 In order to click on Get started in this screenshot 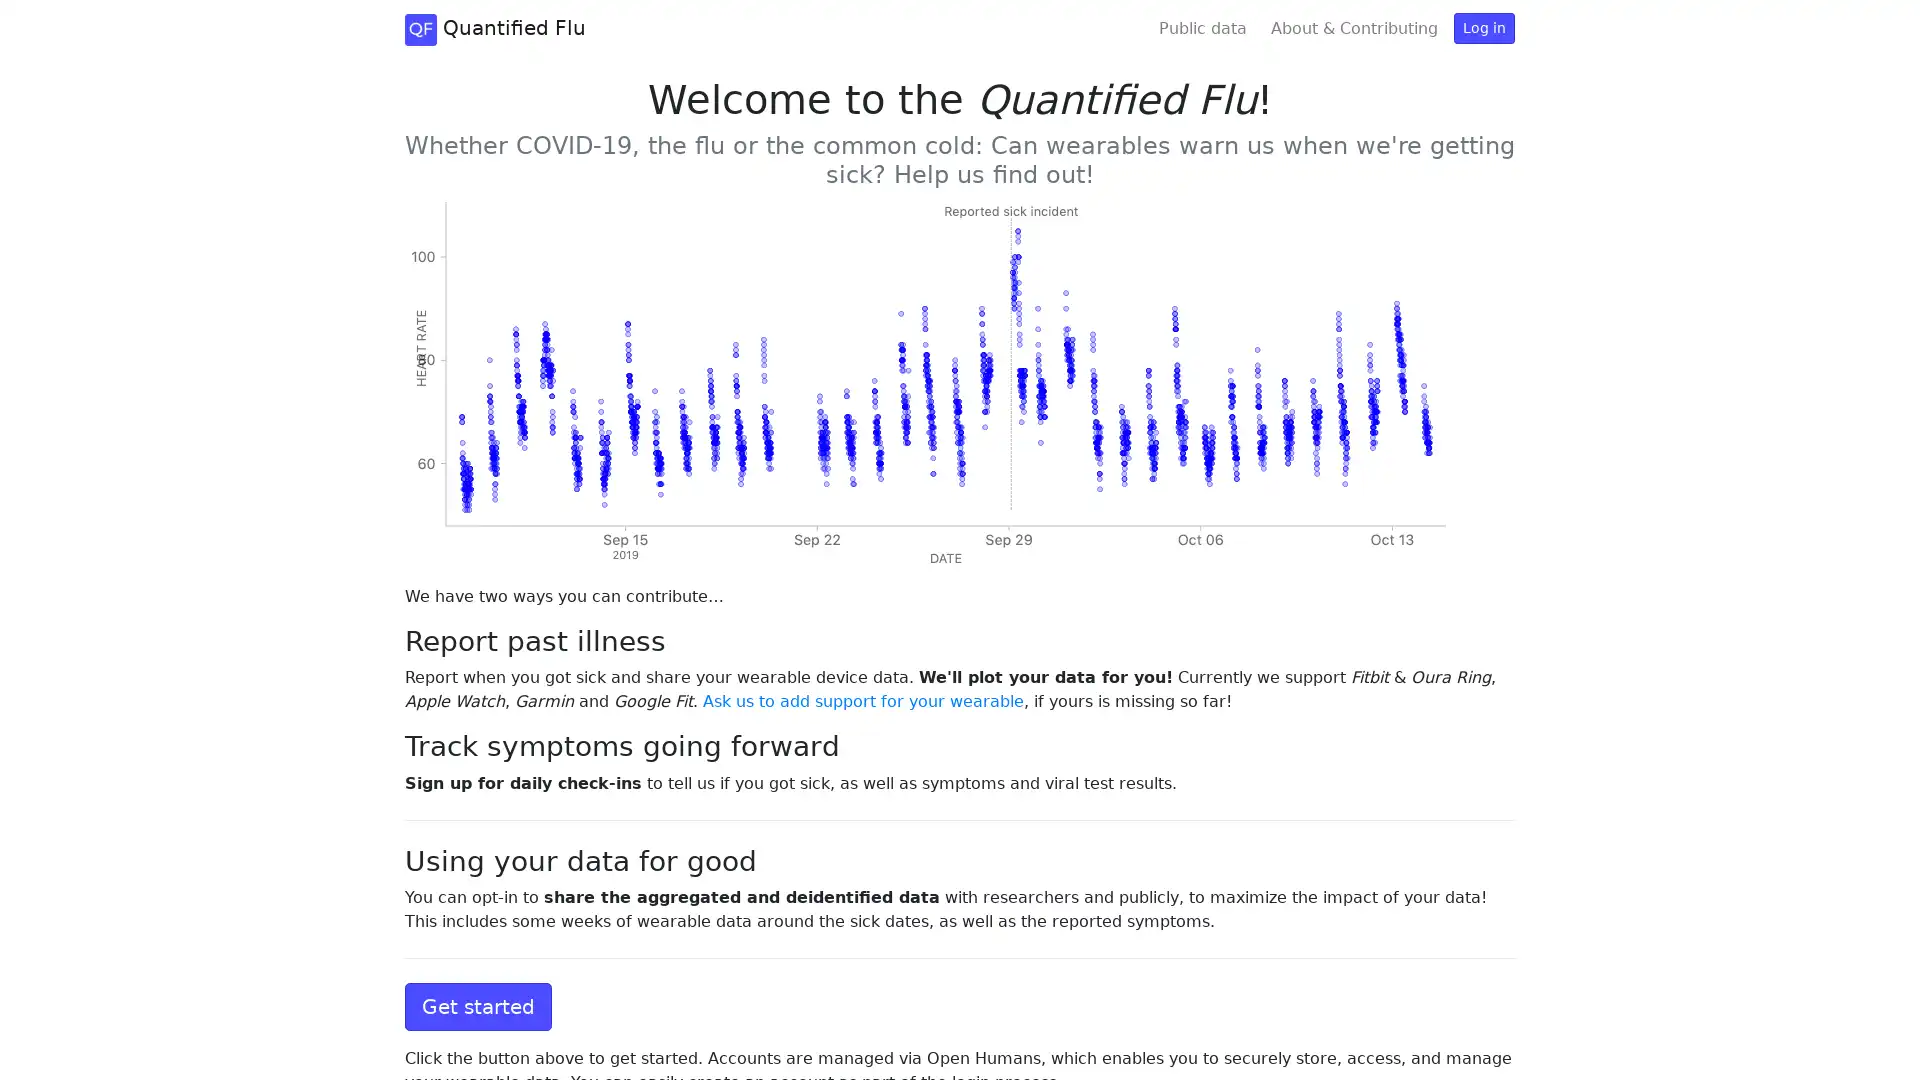, I will do `click(477, 1006)`.